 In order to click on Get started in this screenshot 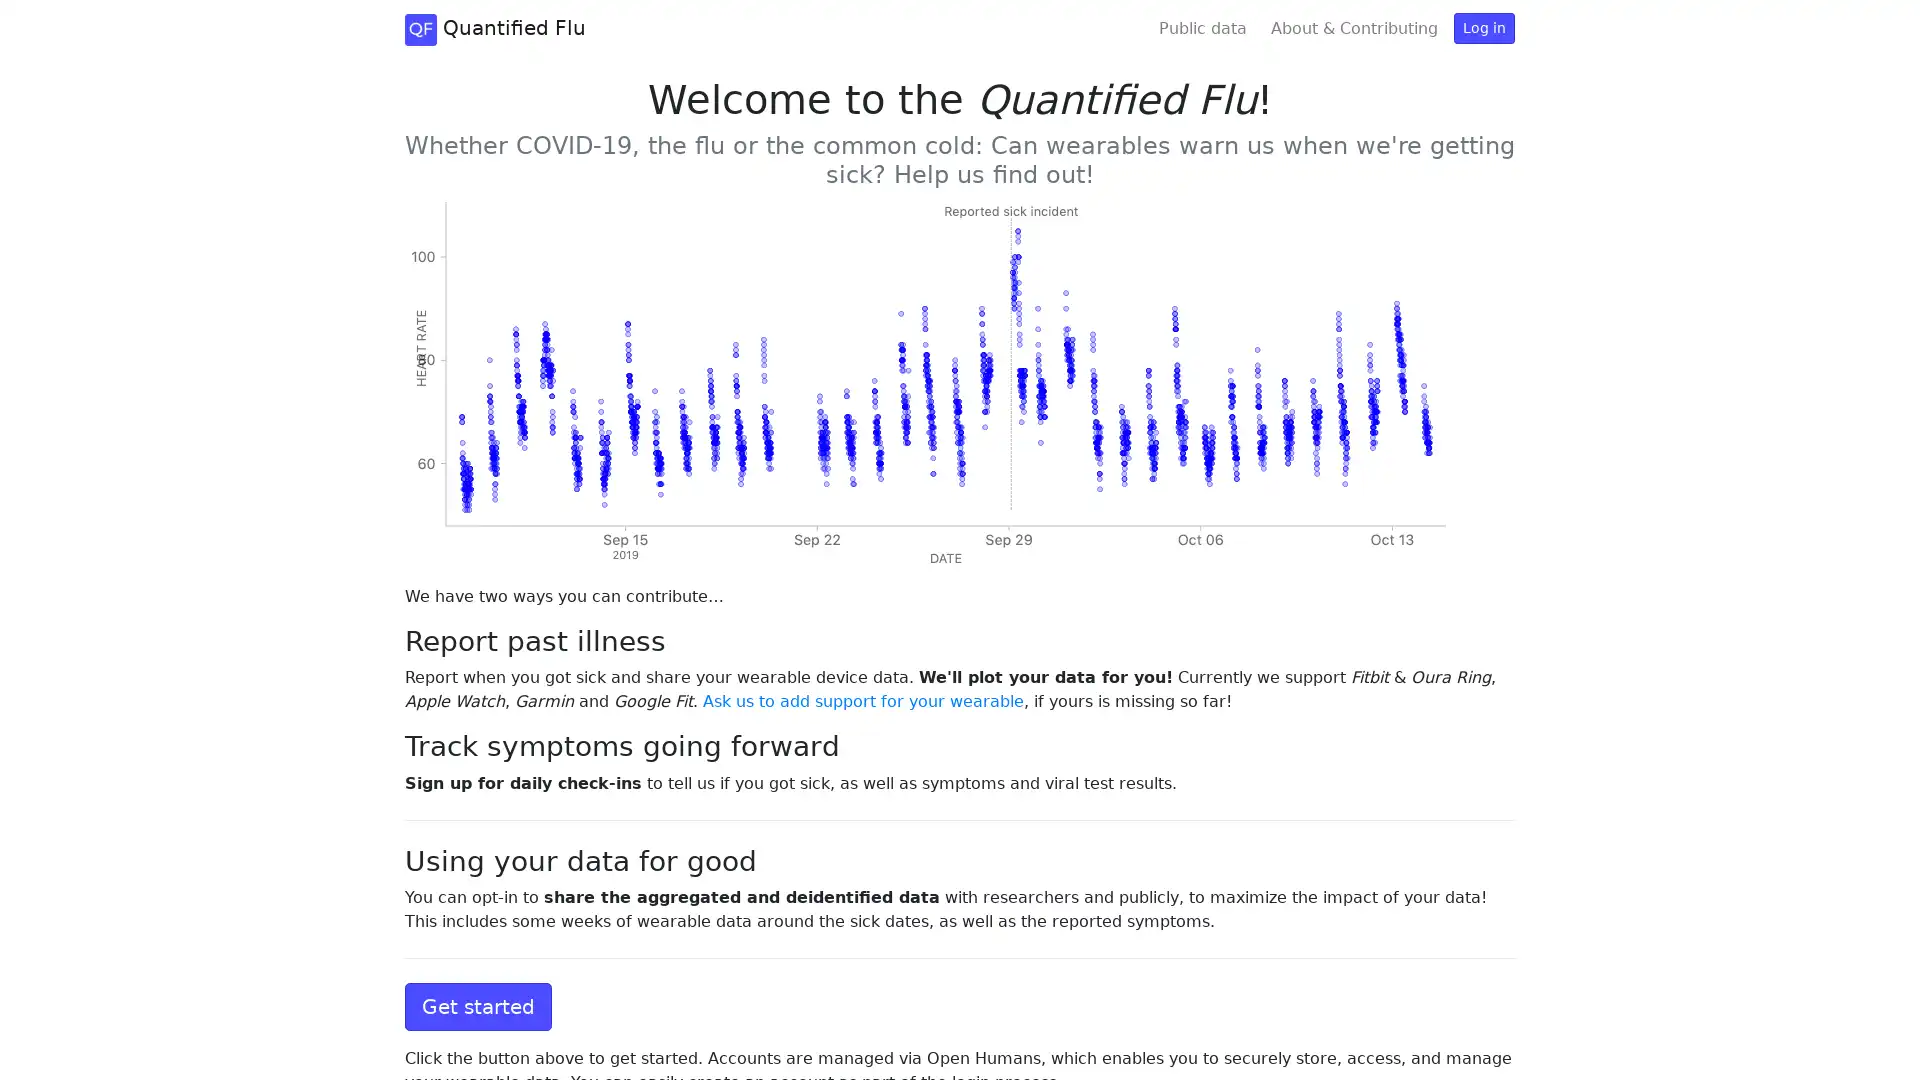, I will do `click(477, 1006)`.